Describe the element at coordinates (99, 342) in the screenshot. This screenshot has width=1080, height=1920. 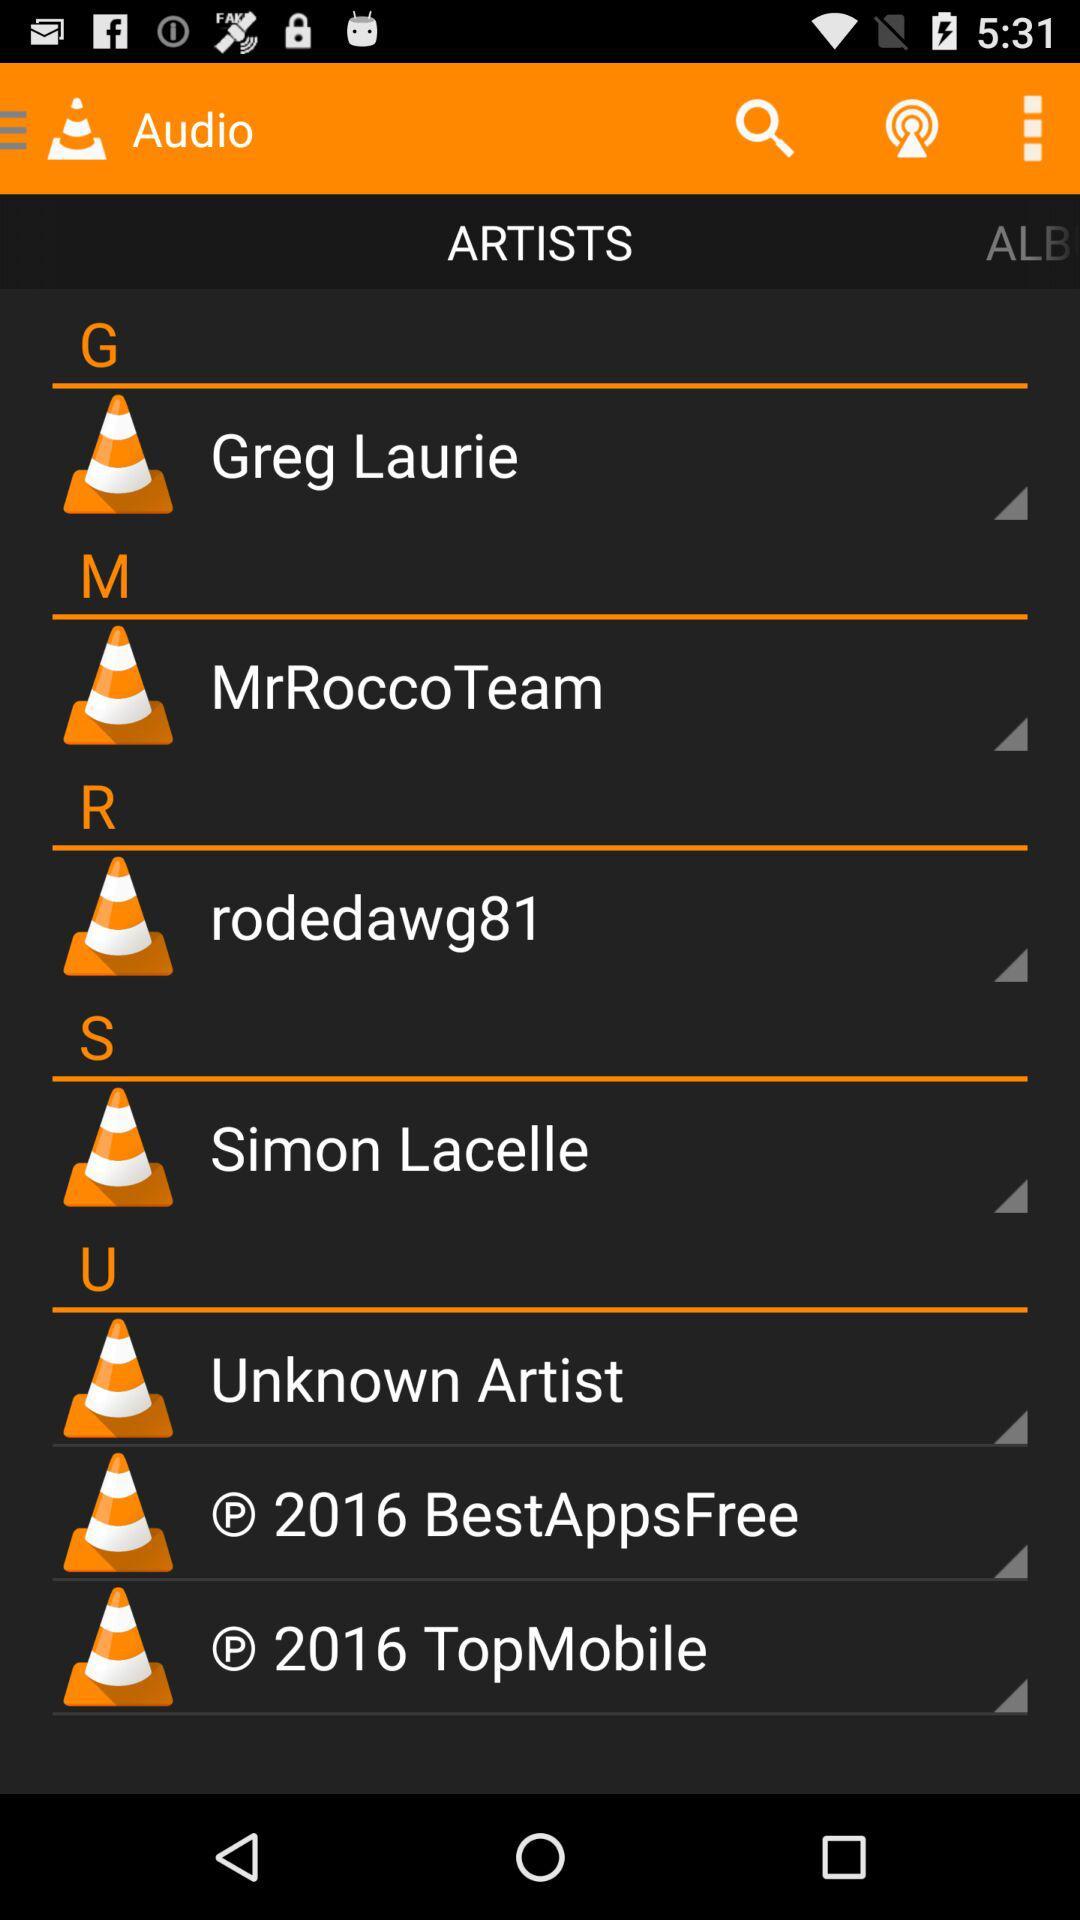
I see `the g icon` at that location.